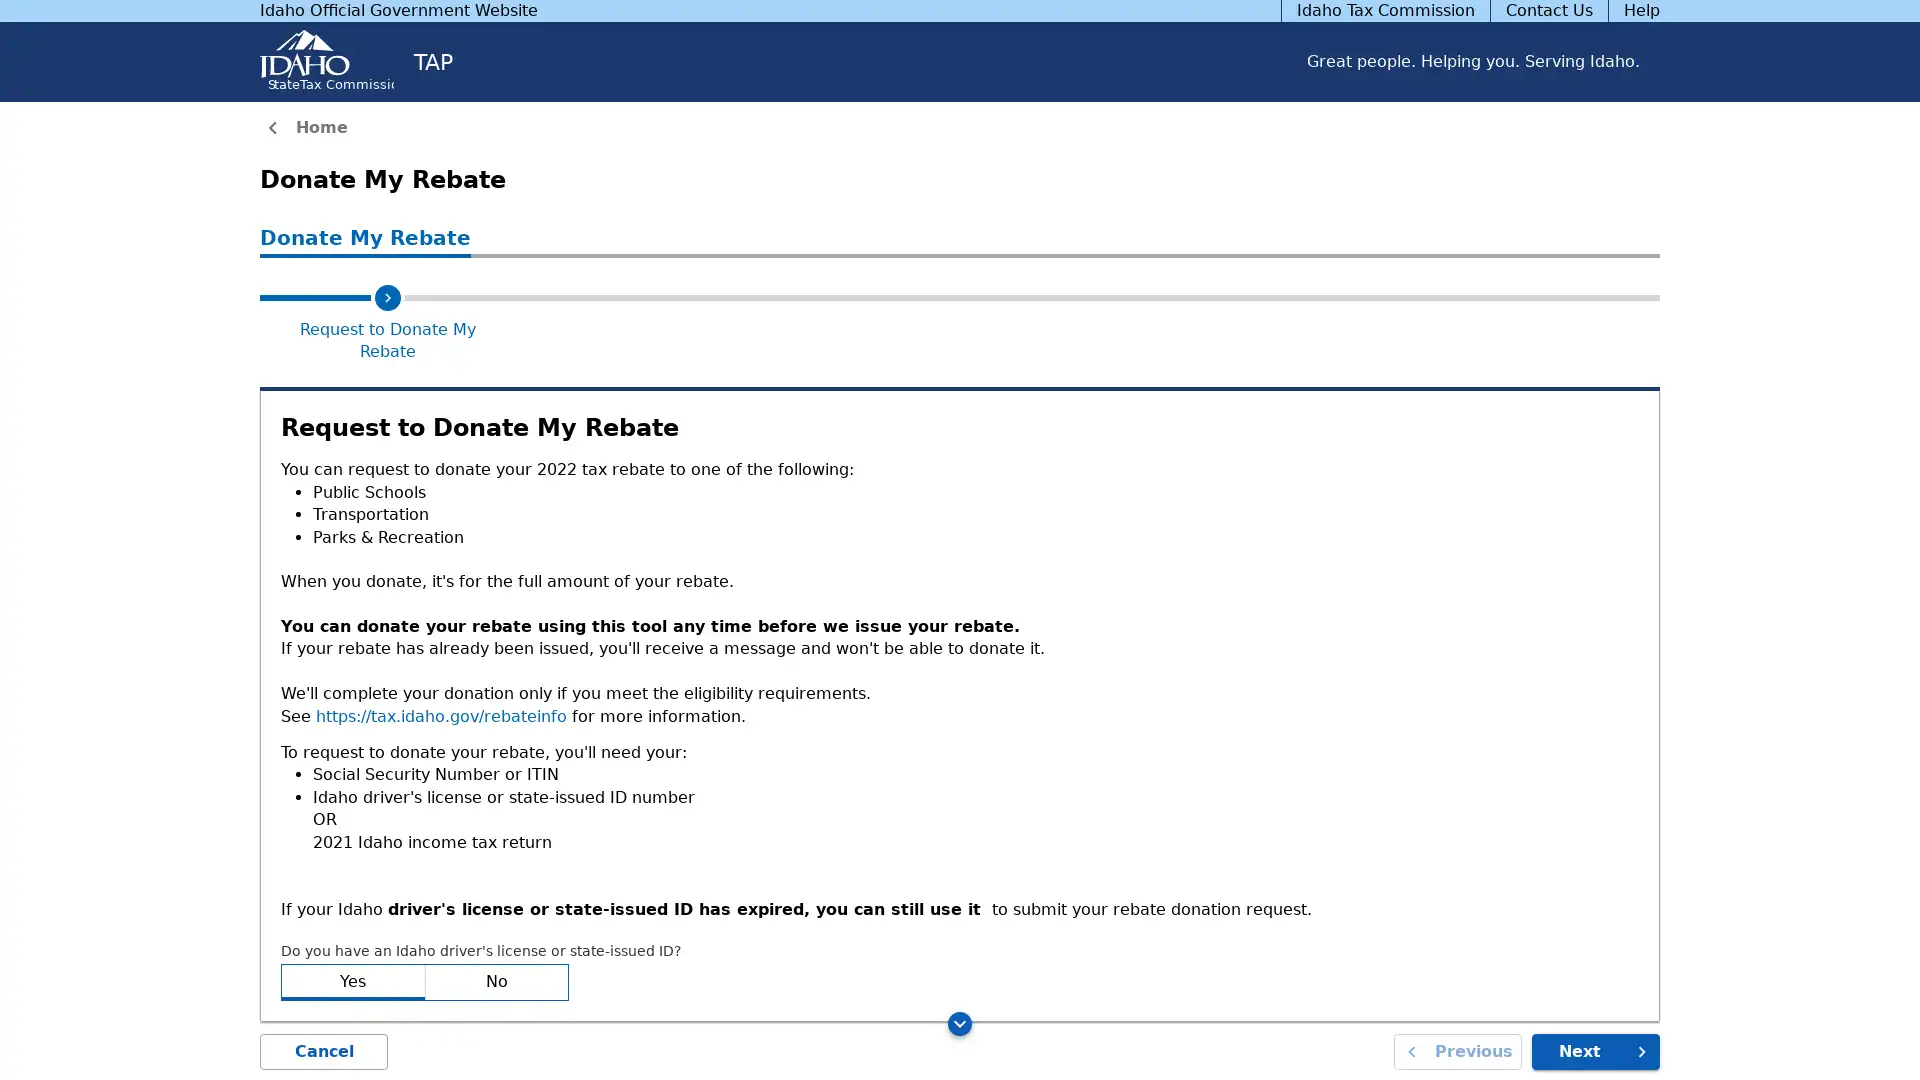  Describe the element at coordinates (324, 1050) in the screenshot. I see `Cancel` at that location.